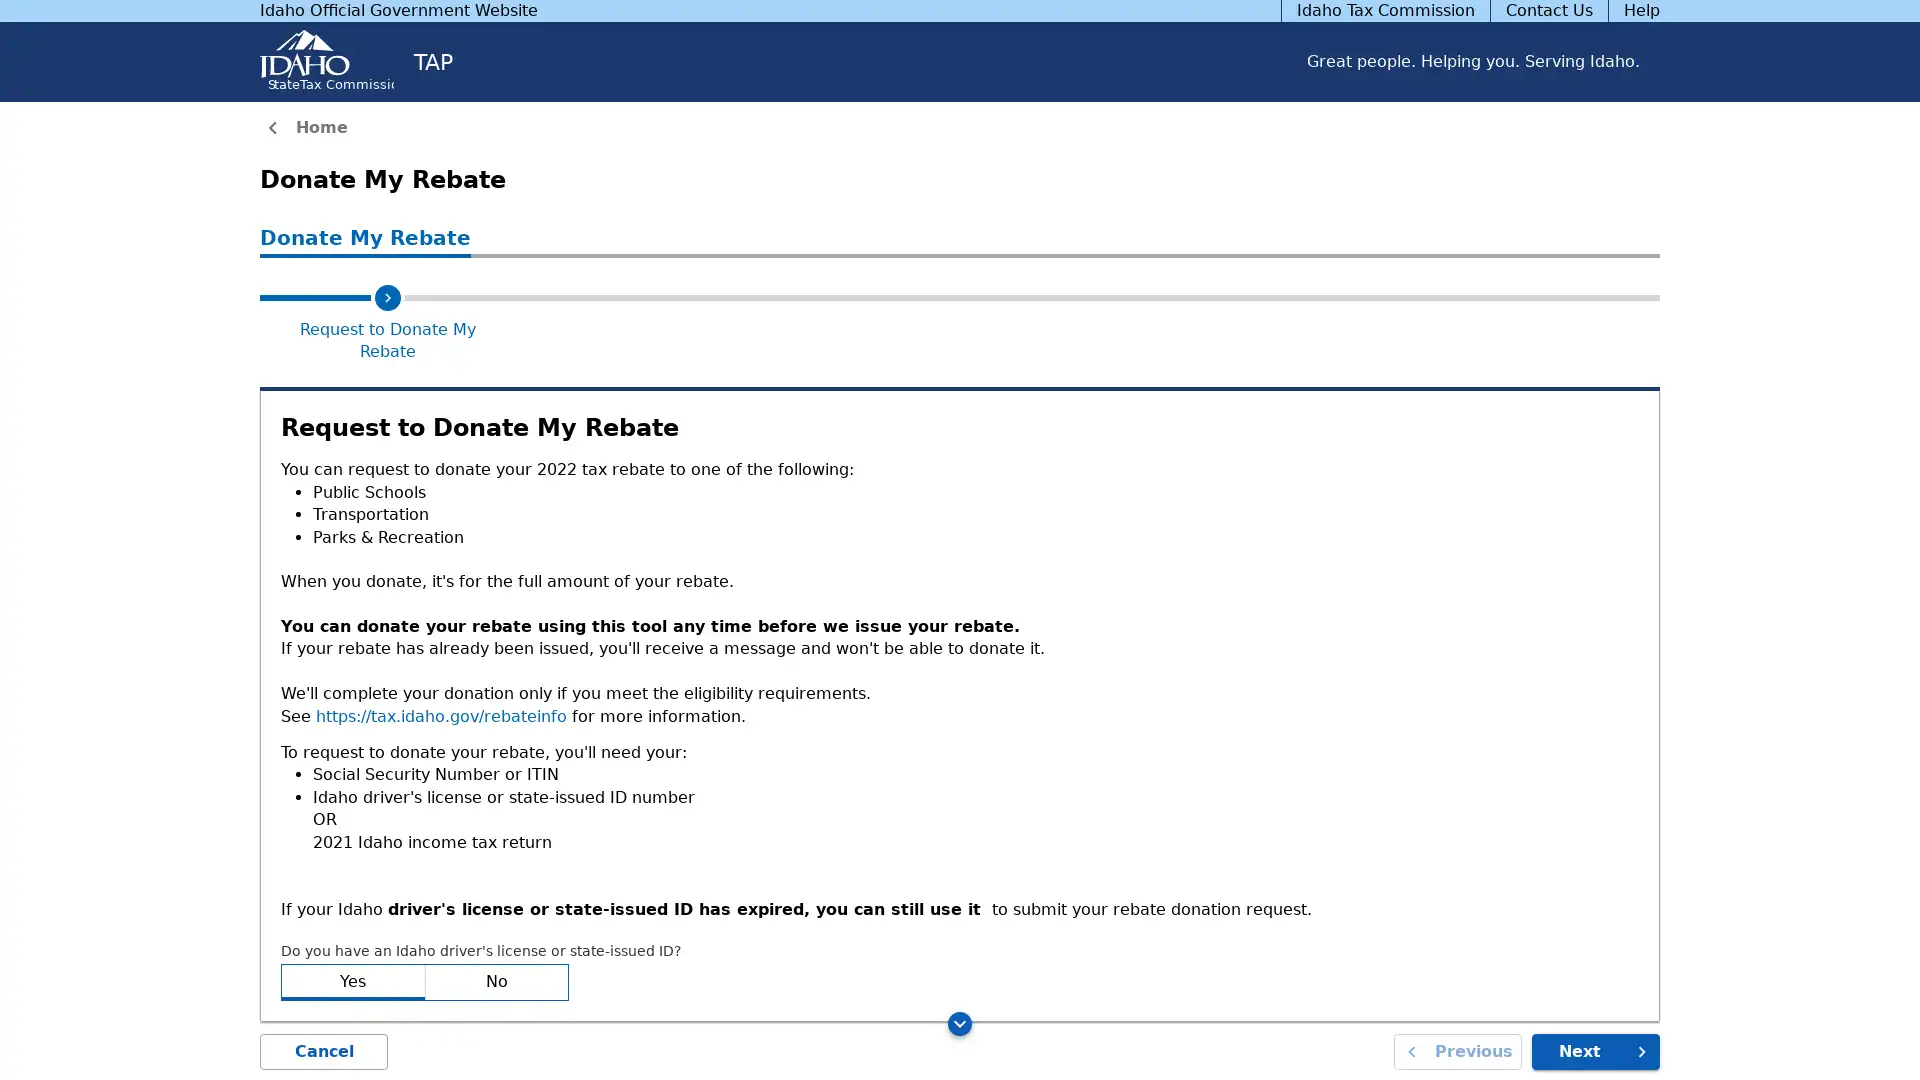  Describe the element at coordinates (324, 1050) in the screenshot. I see `Cancel` at that location.